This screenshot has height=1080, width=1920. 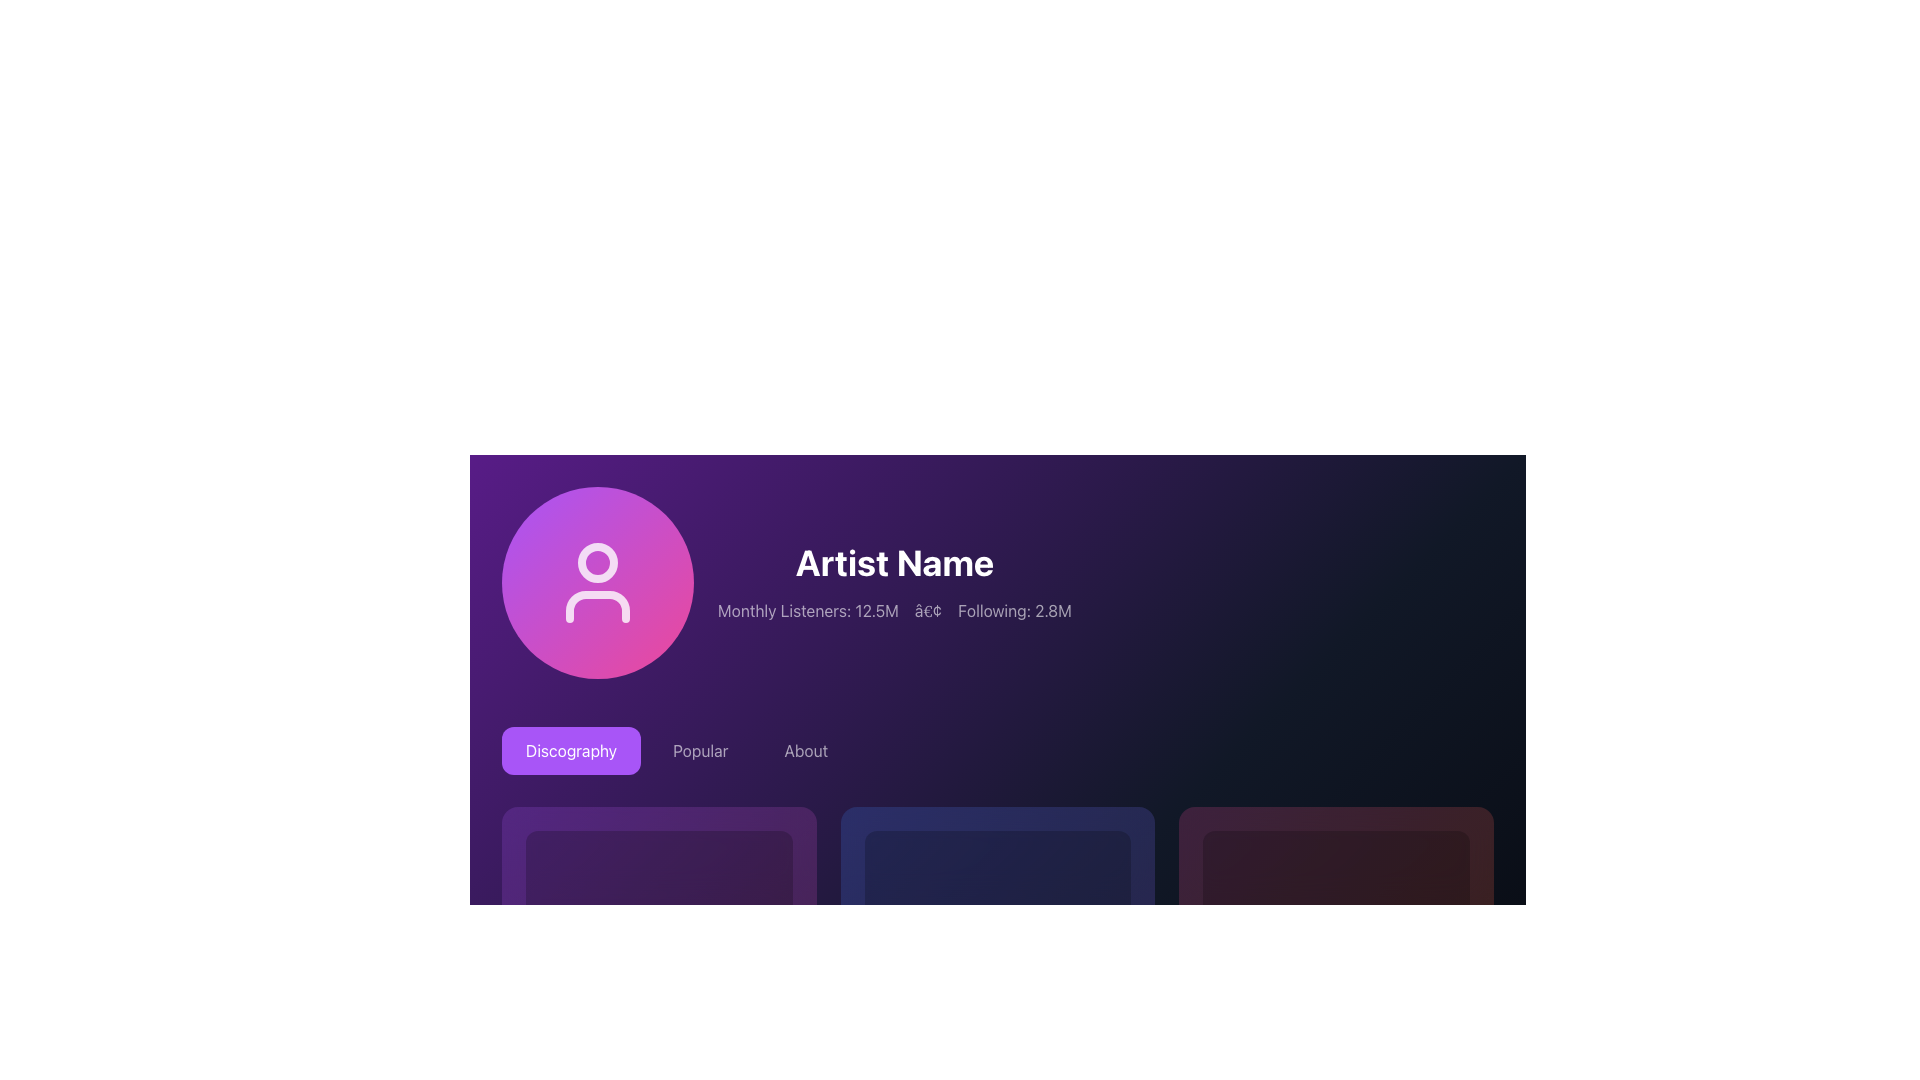 I want to click on the 'Discography' button using keyboard navigation, so click(x=570, y=751).